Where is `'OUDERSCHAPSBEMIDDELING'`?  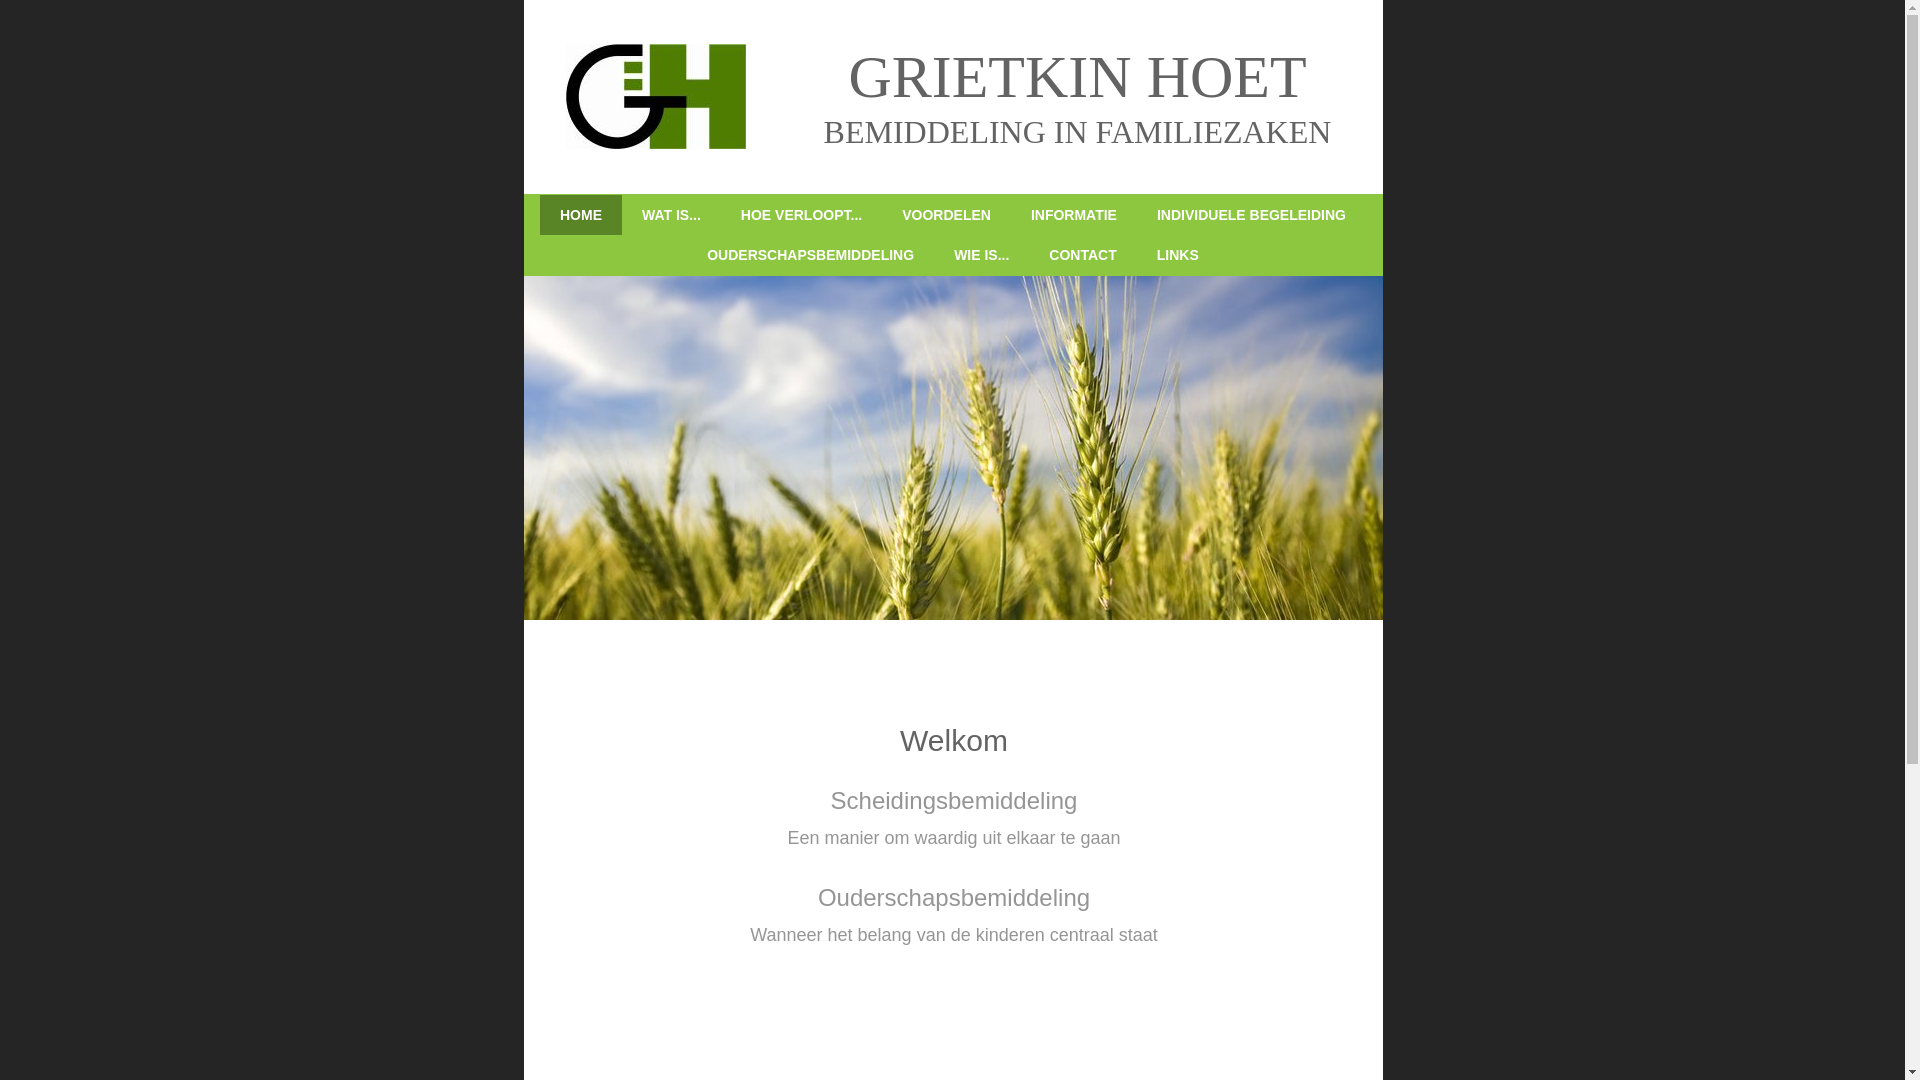 'OUDERSCHAPSBEMIDDELING' is located at coordinates (810, 253).